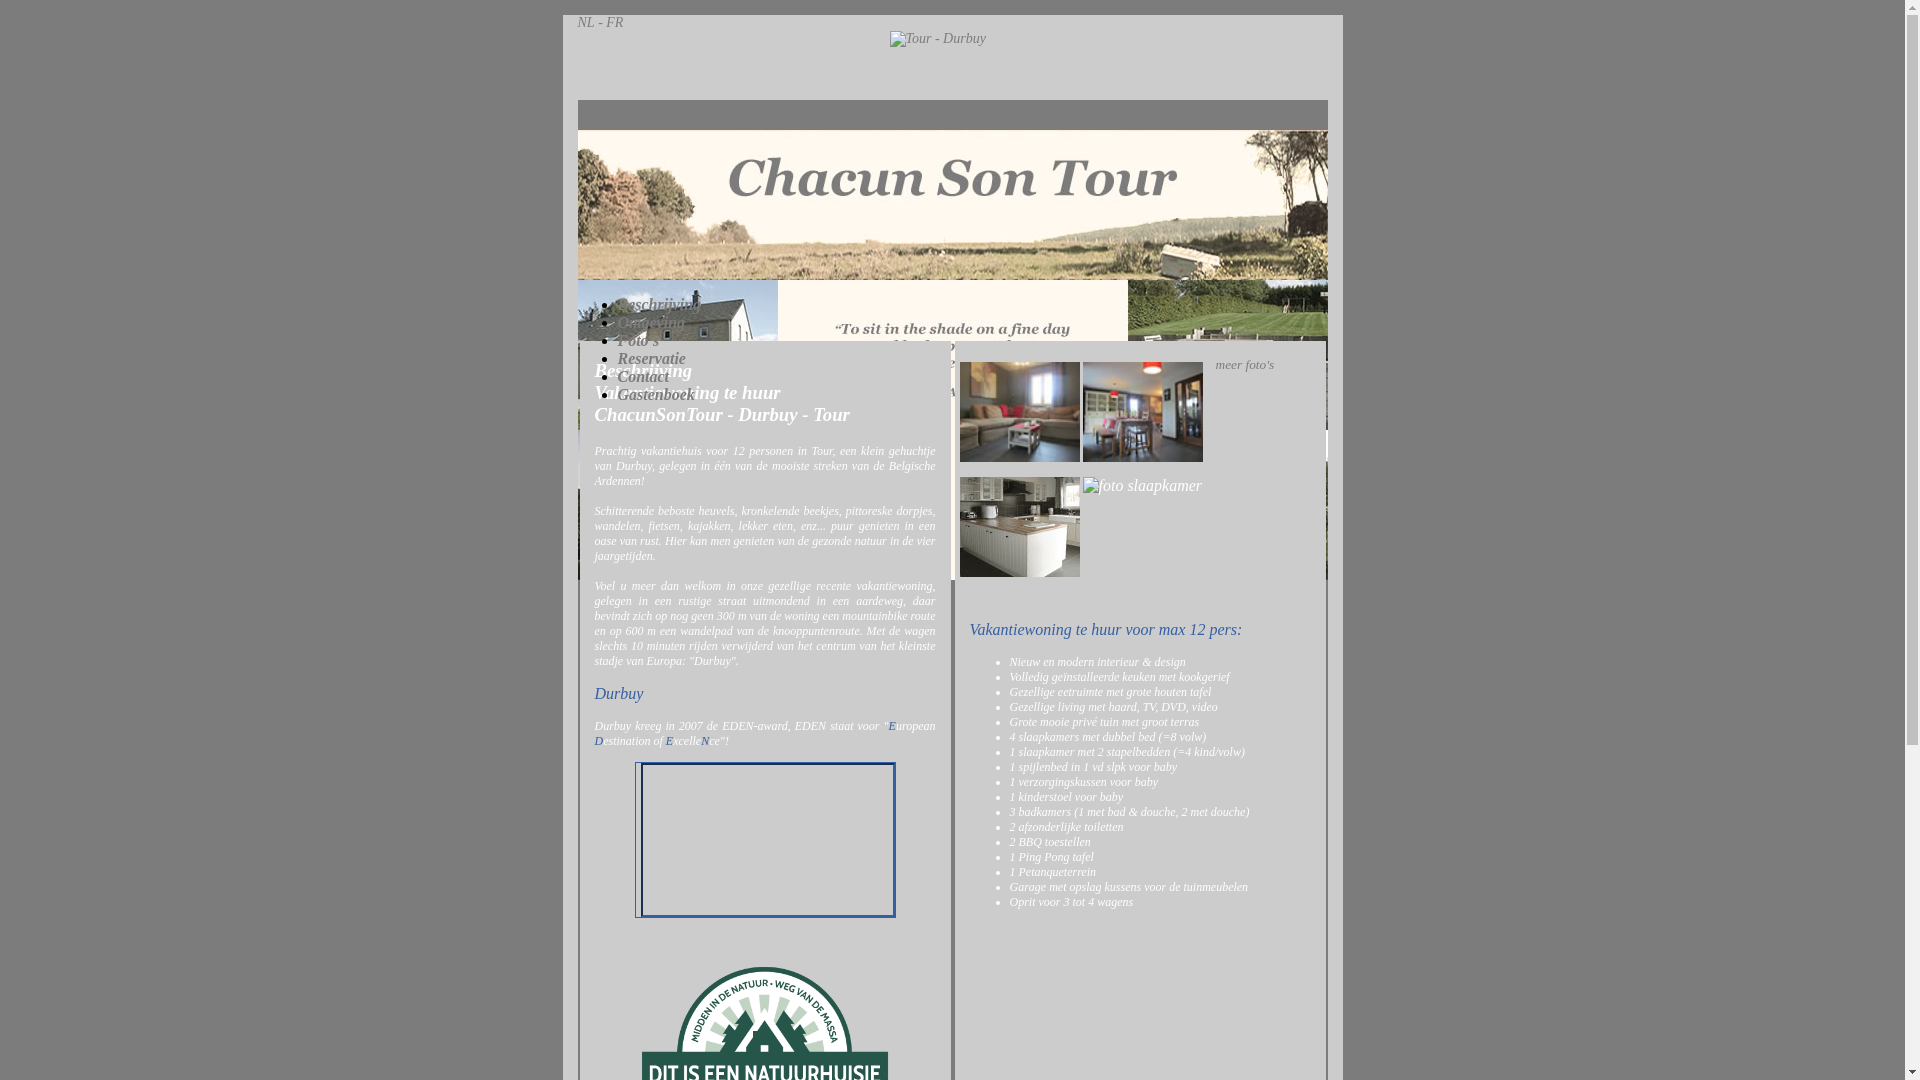 The width and height of the screenshot is (1920, 1080). What do you see at coordinates (617, 394) in the screenshot?
I see `'Gastenboek'` at bounding box center [617, 394].